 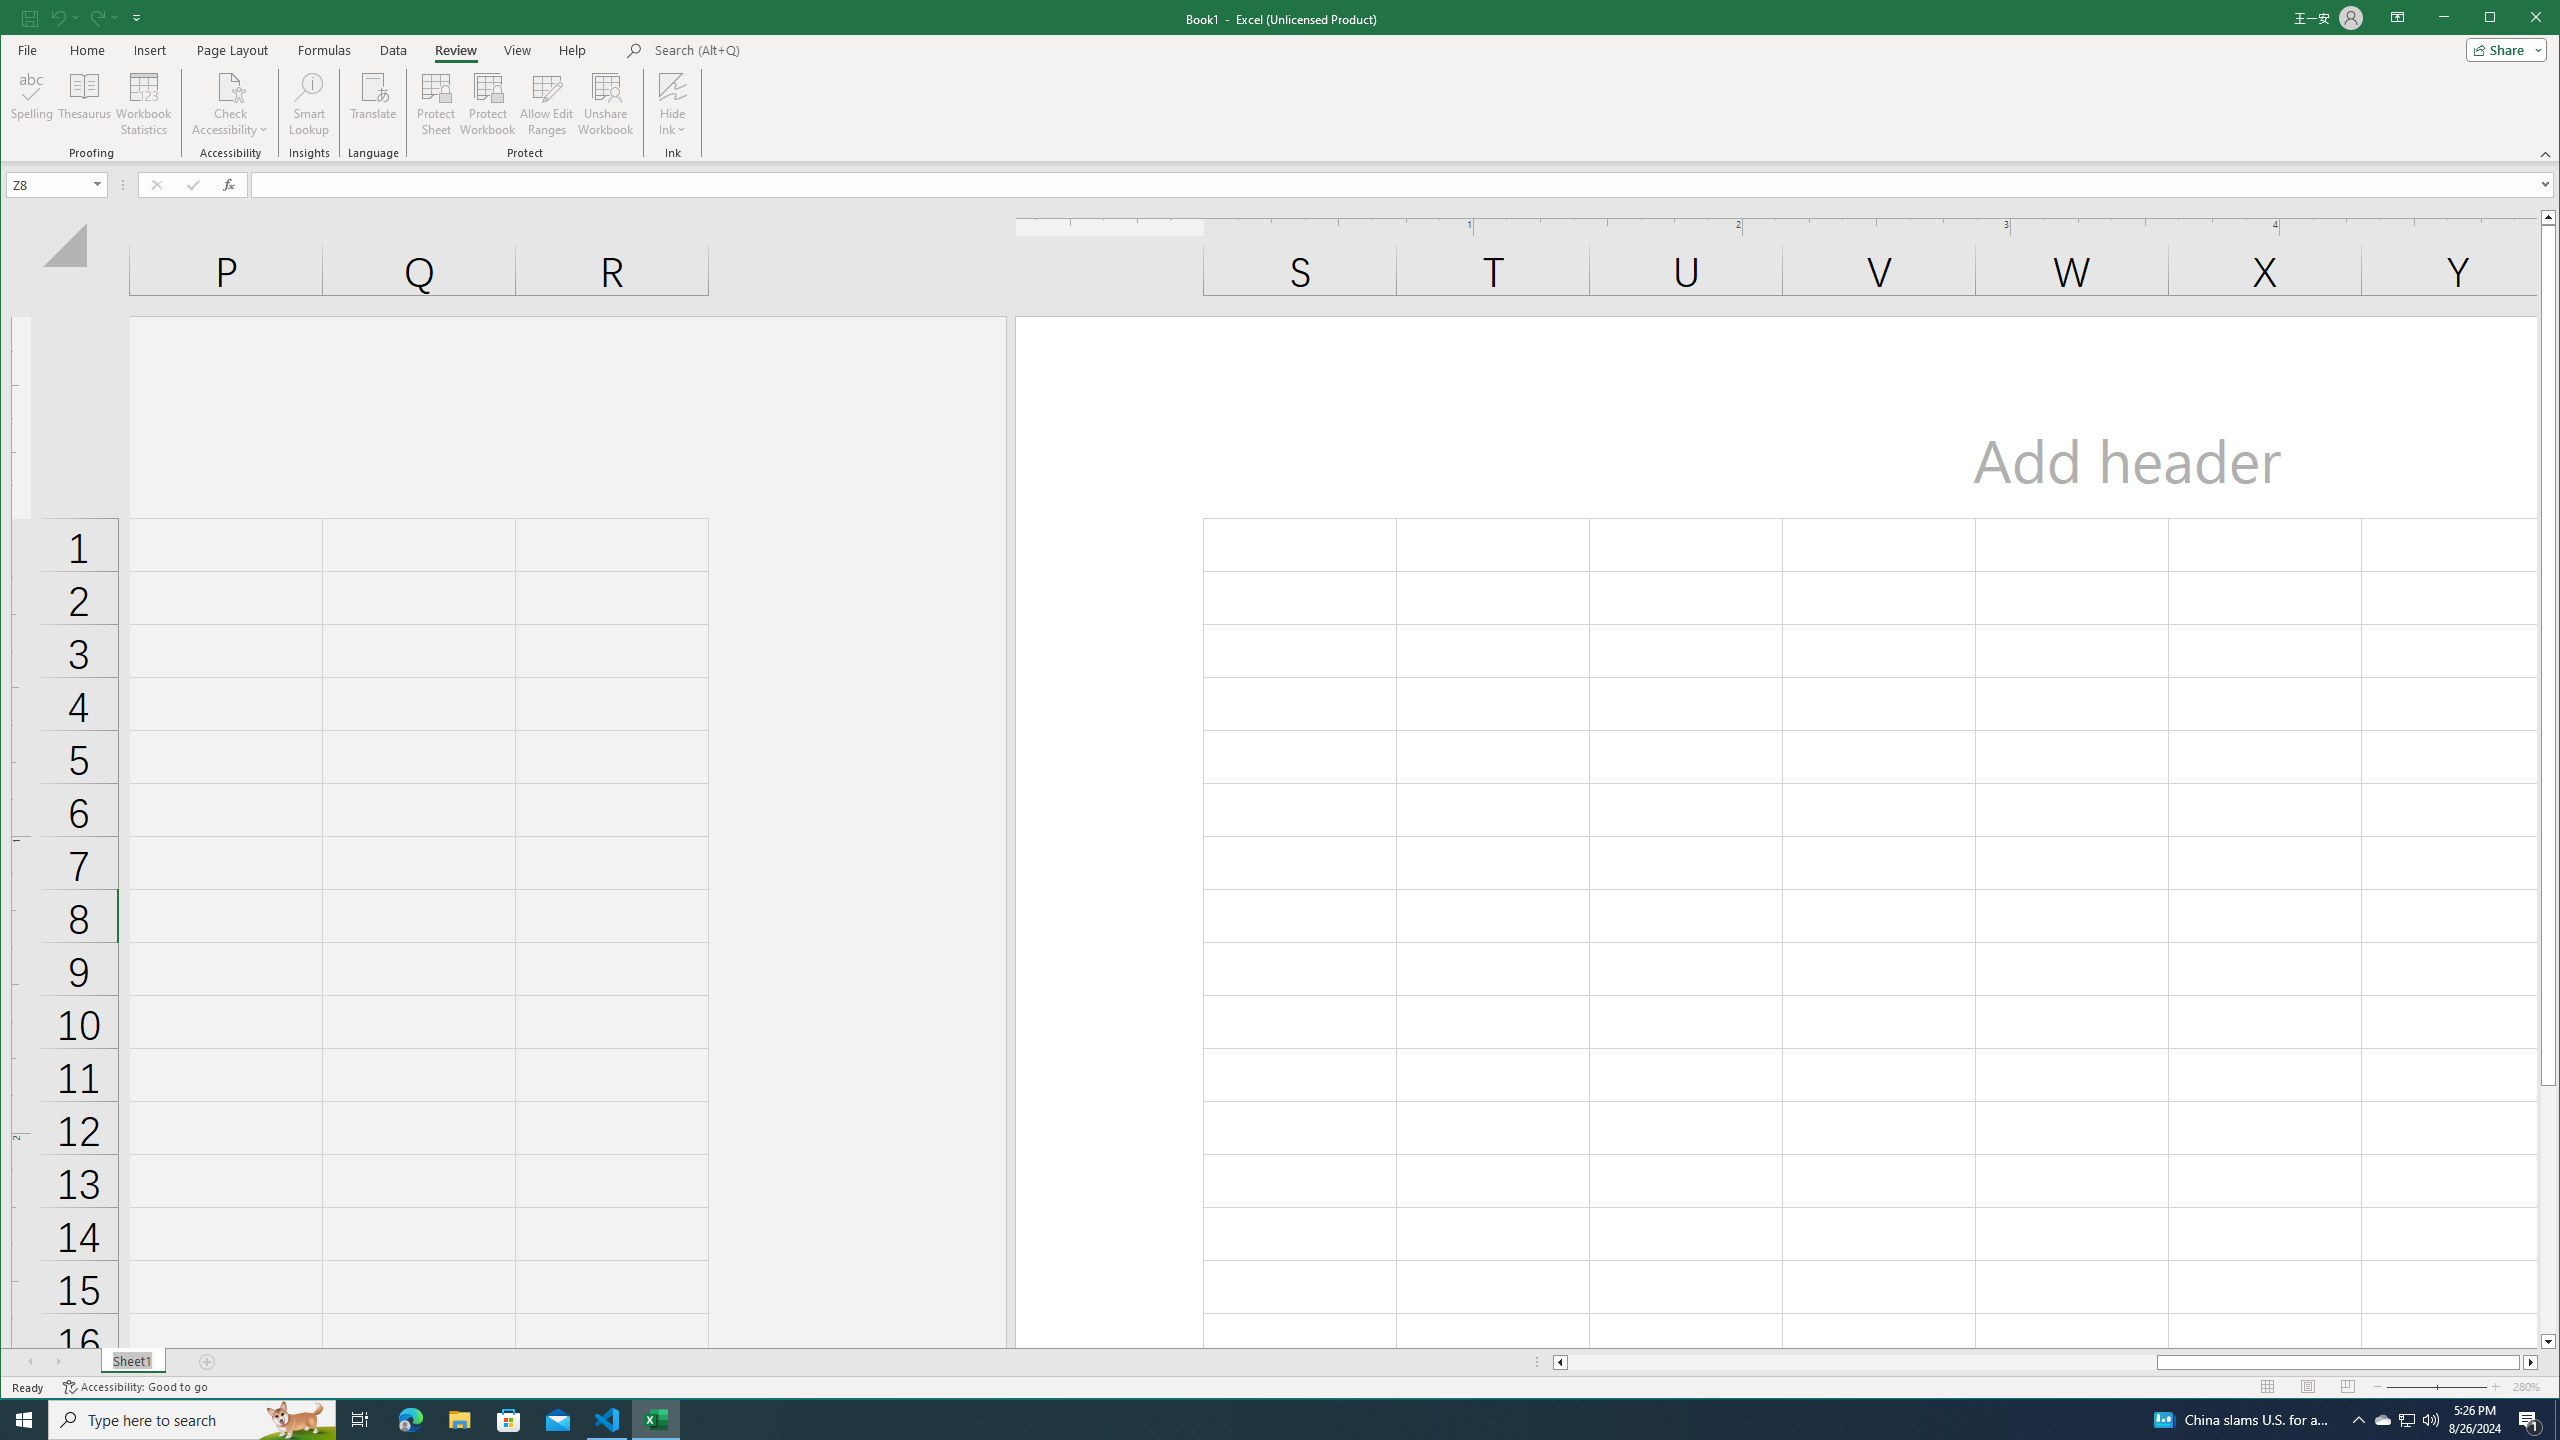 What do you see at coordinates (458, 1418) in the screenshot?
I see `'File Explorer'` at bounding box center [458, 1418].